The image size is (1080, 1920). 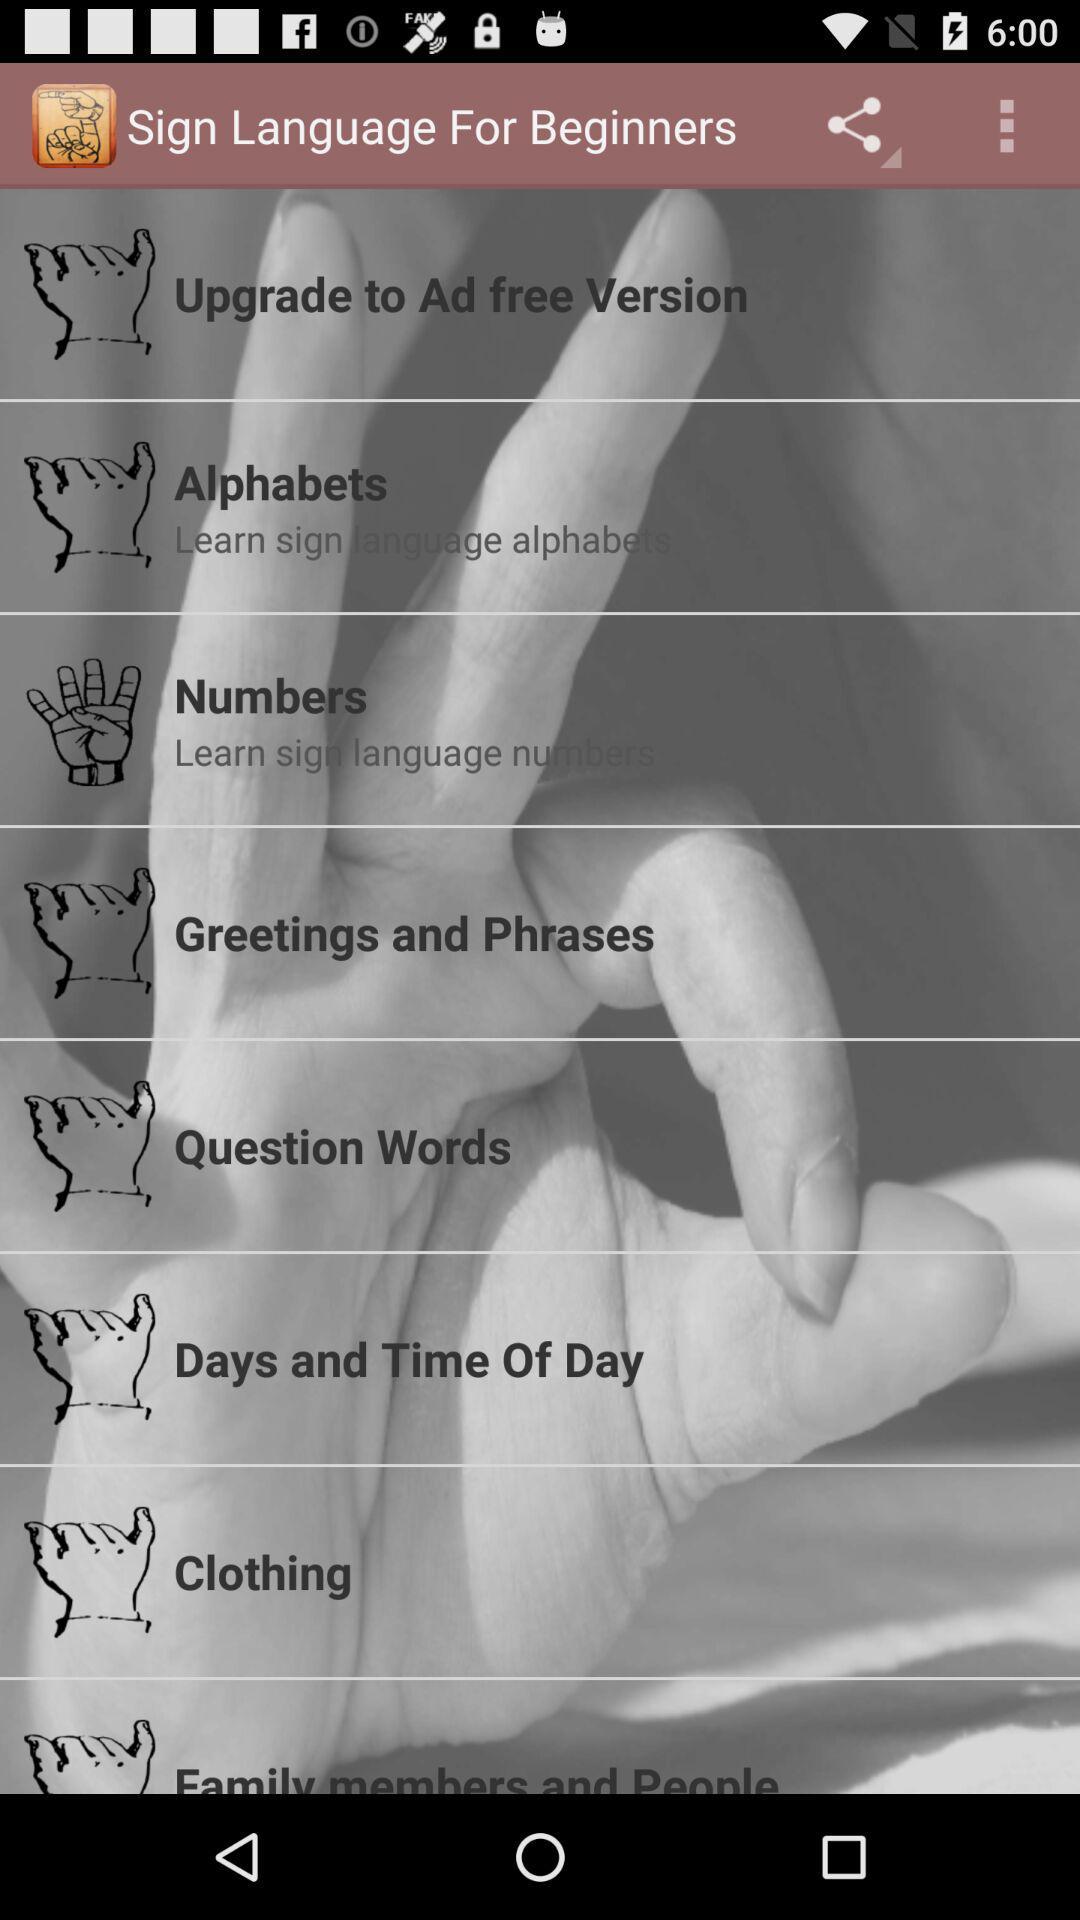 I want to click on the clothing app, so click(x=613, y=1570).